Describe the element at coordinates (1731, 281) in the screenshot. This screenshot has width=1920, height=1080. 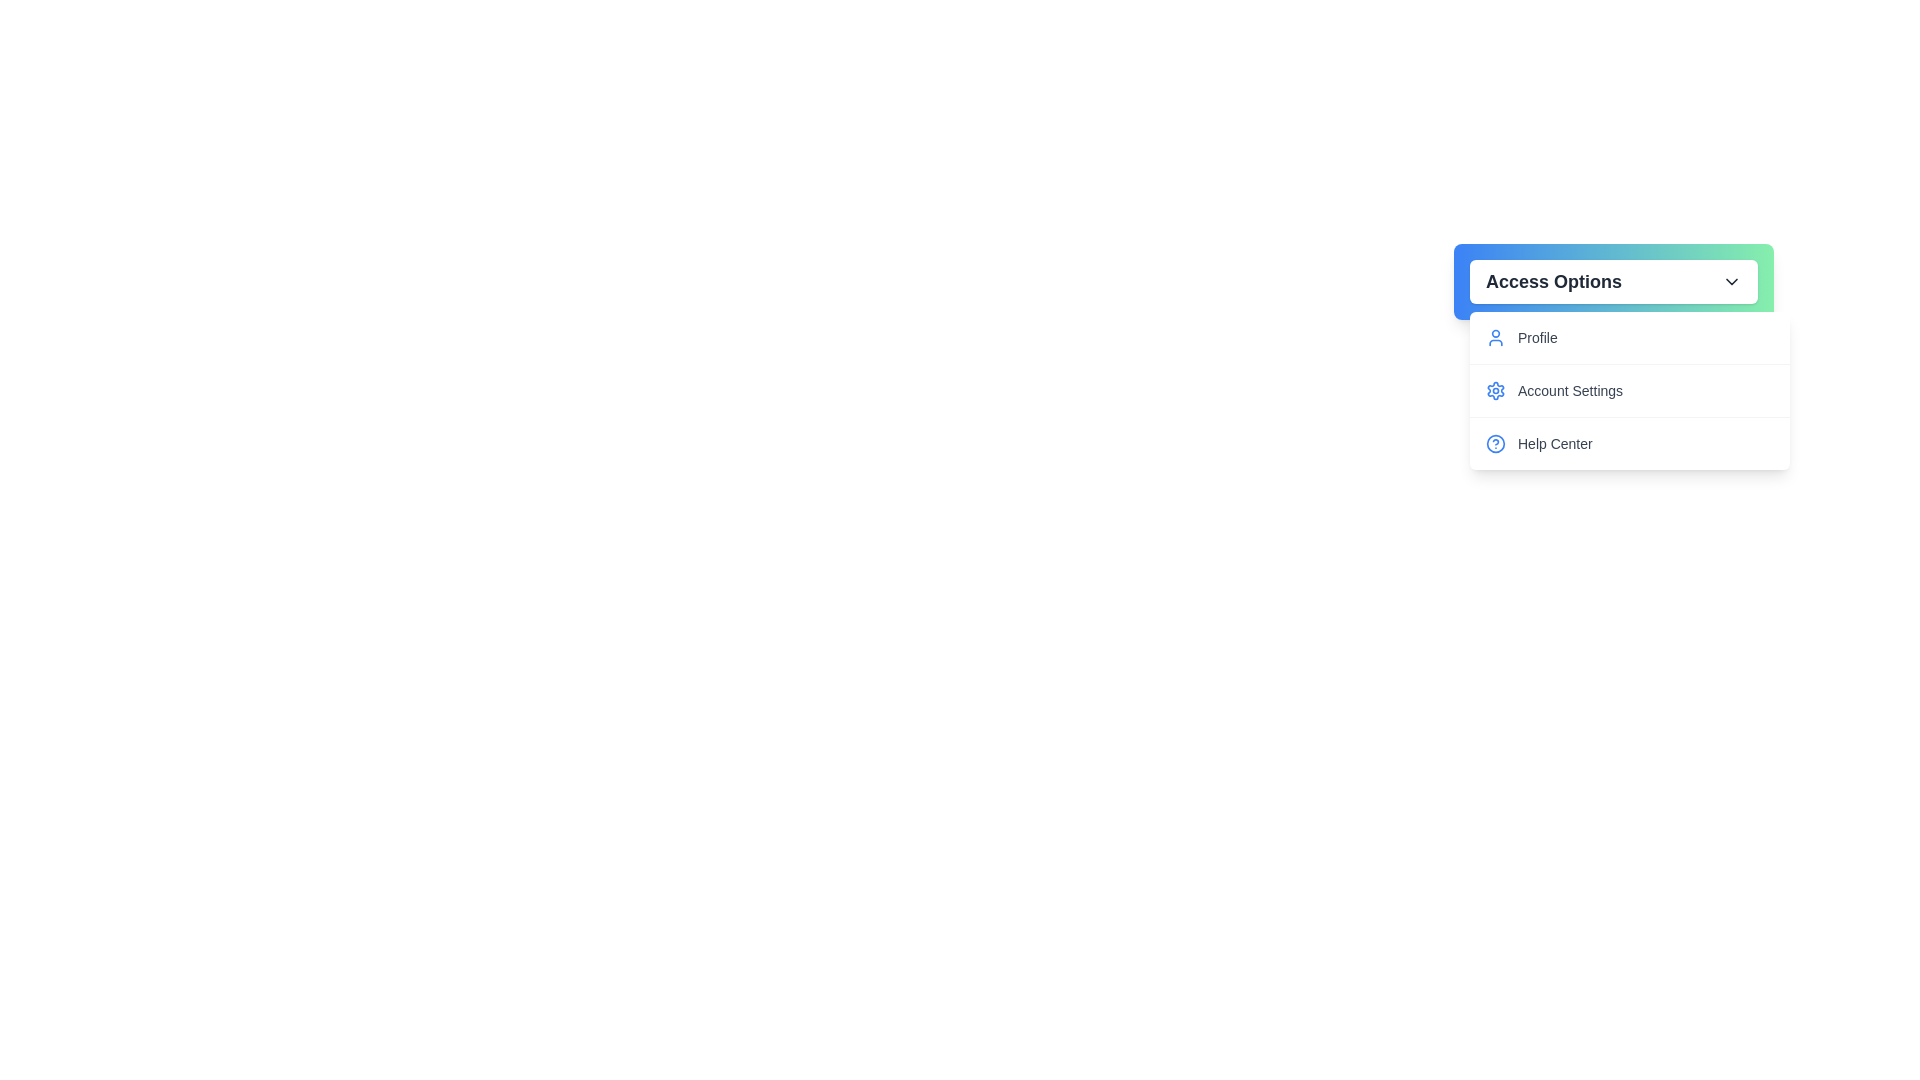
I see `the Dropdown indicator icon located at the far-right edge of the 'Access Options' button` at that location.